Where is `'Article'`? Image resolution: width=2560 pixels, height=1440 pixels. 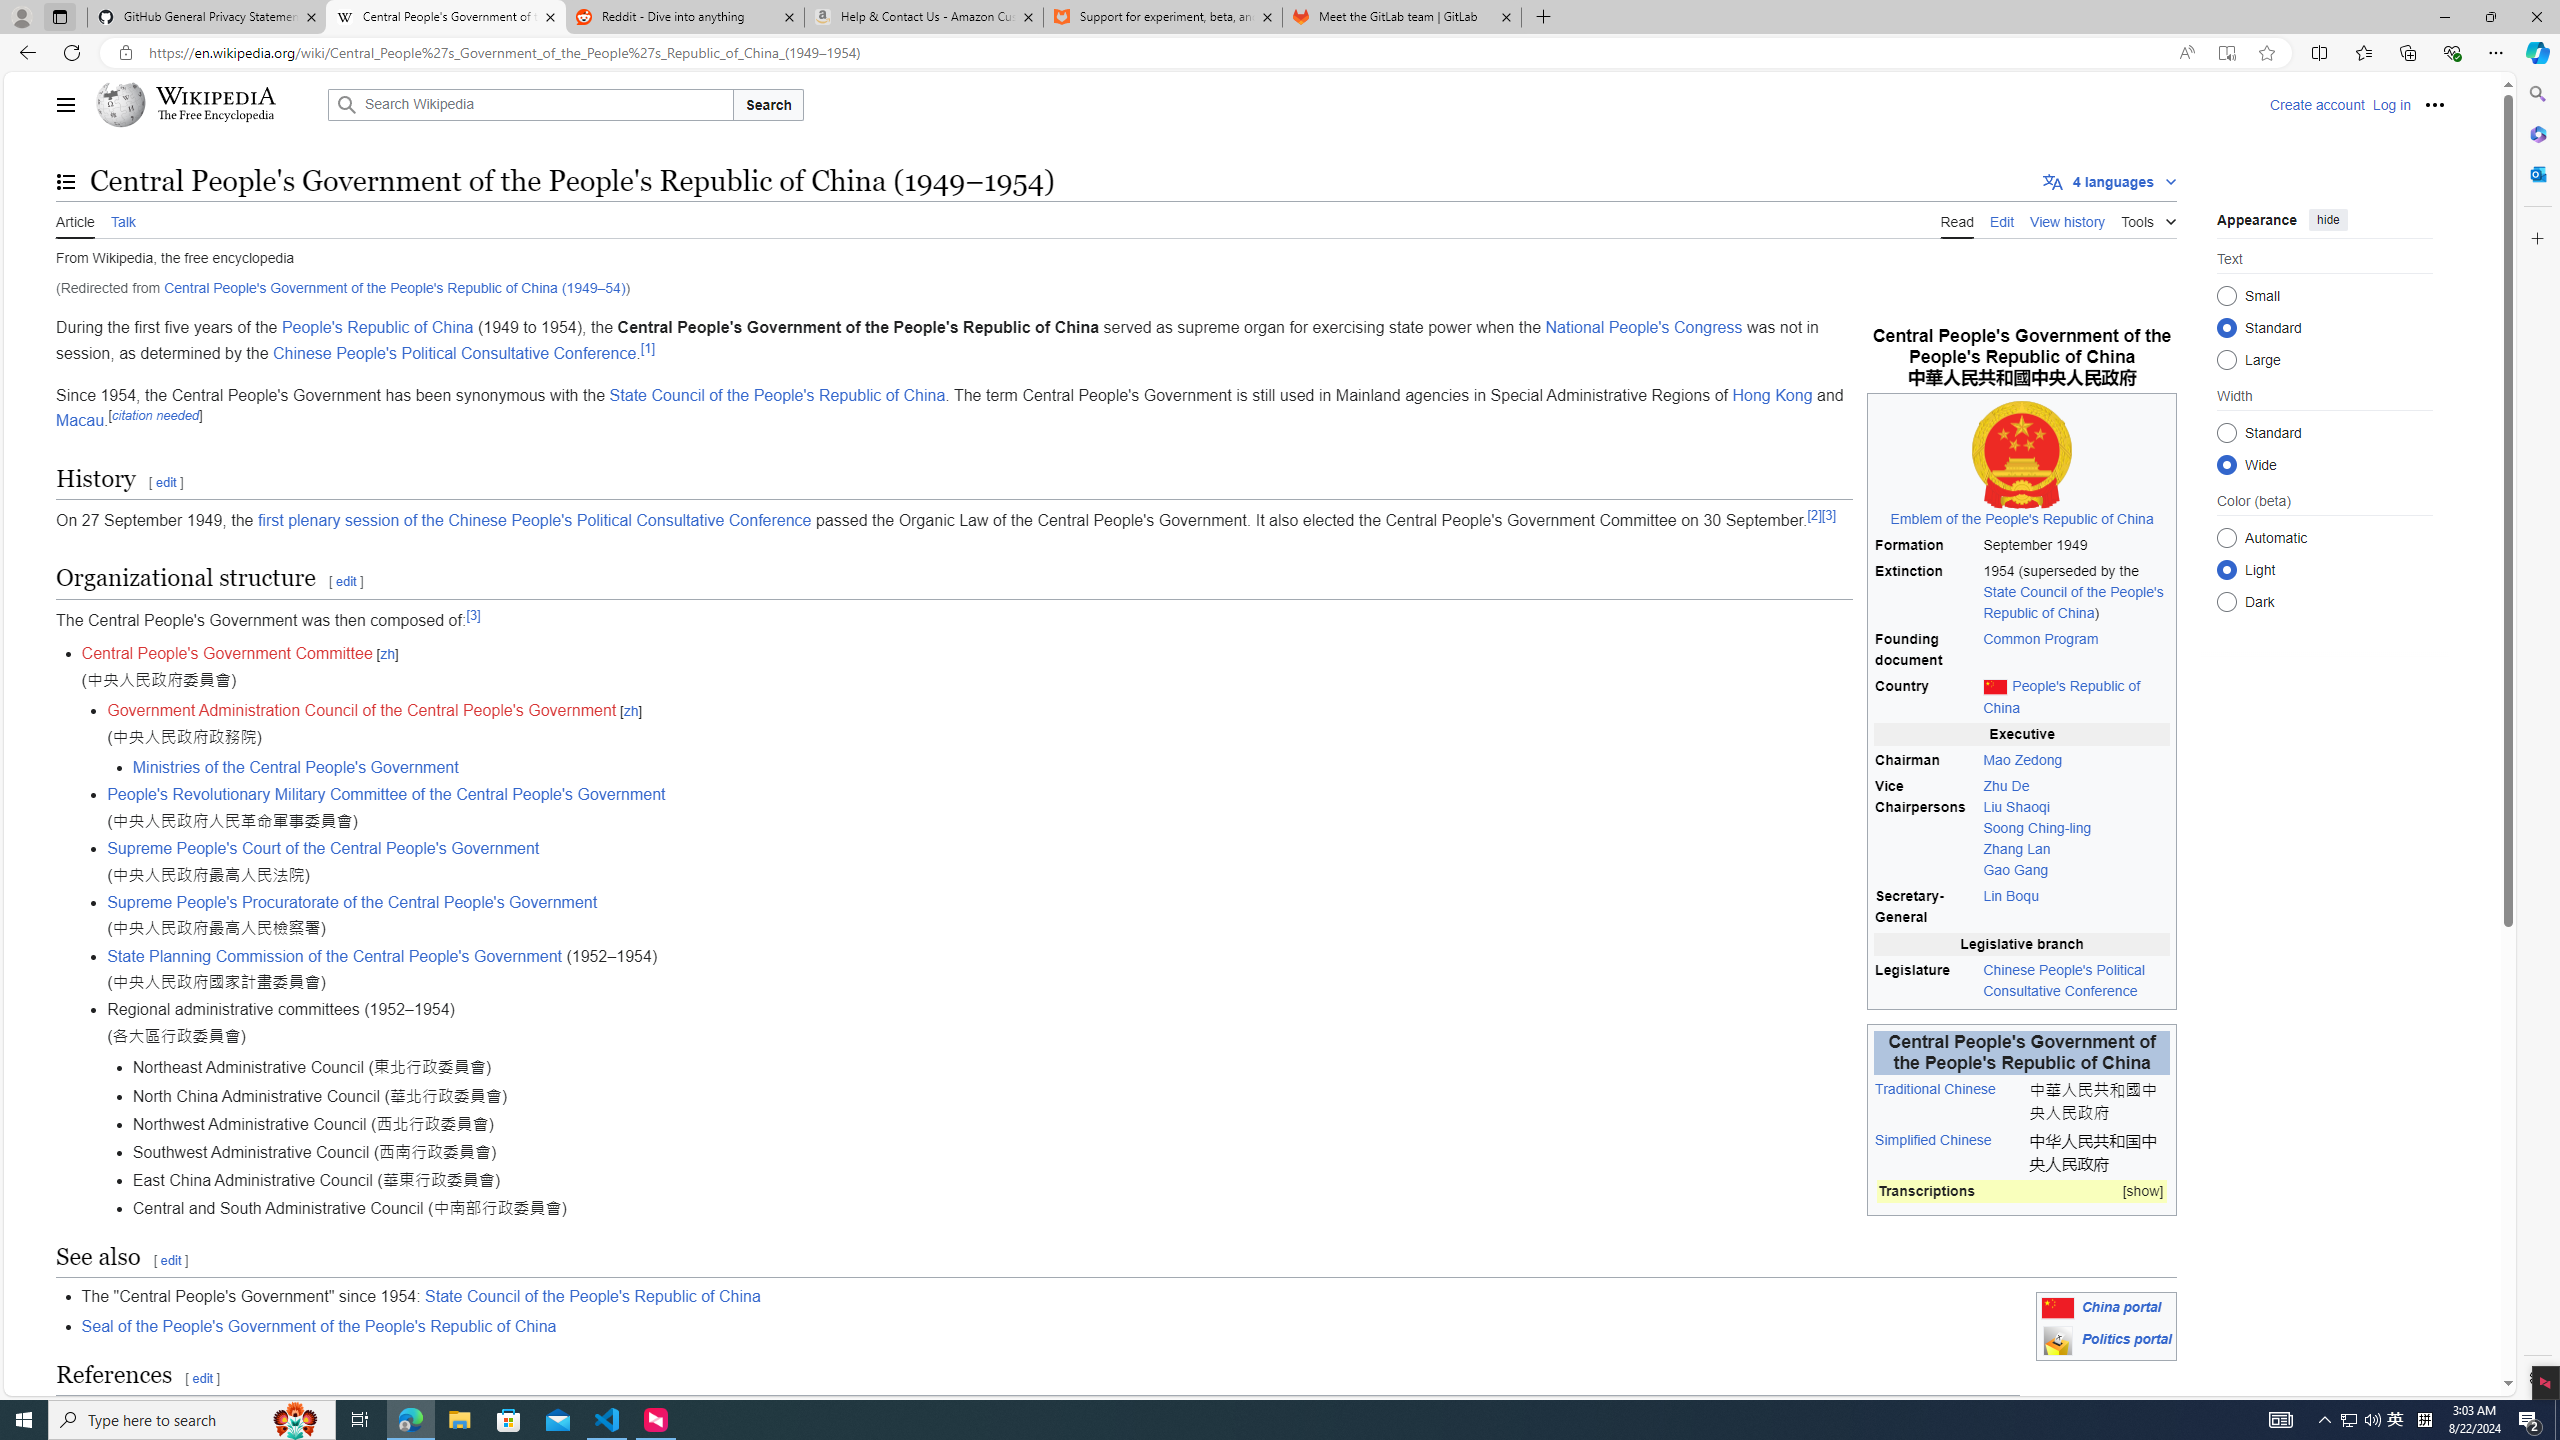 'Article' is located at coordinates (74, 218).